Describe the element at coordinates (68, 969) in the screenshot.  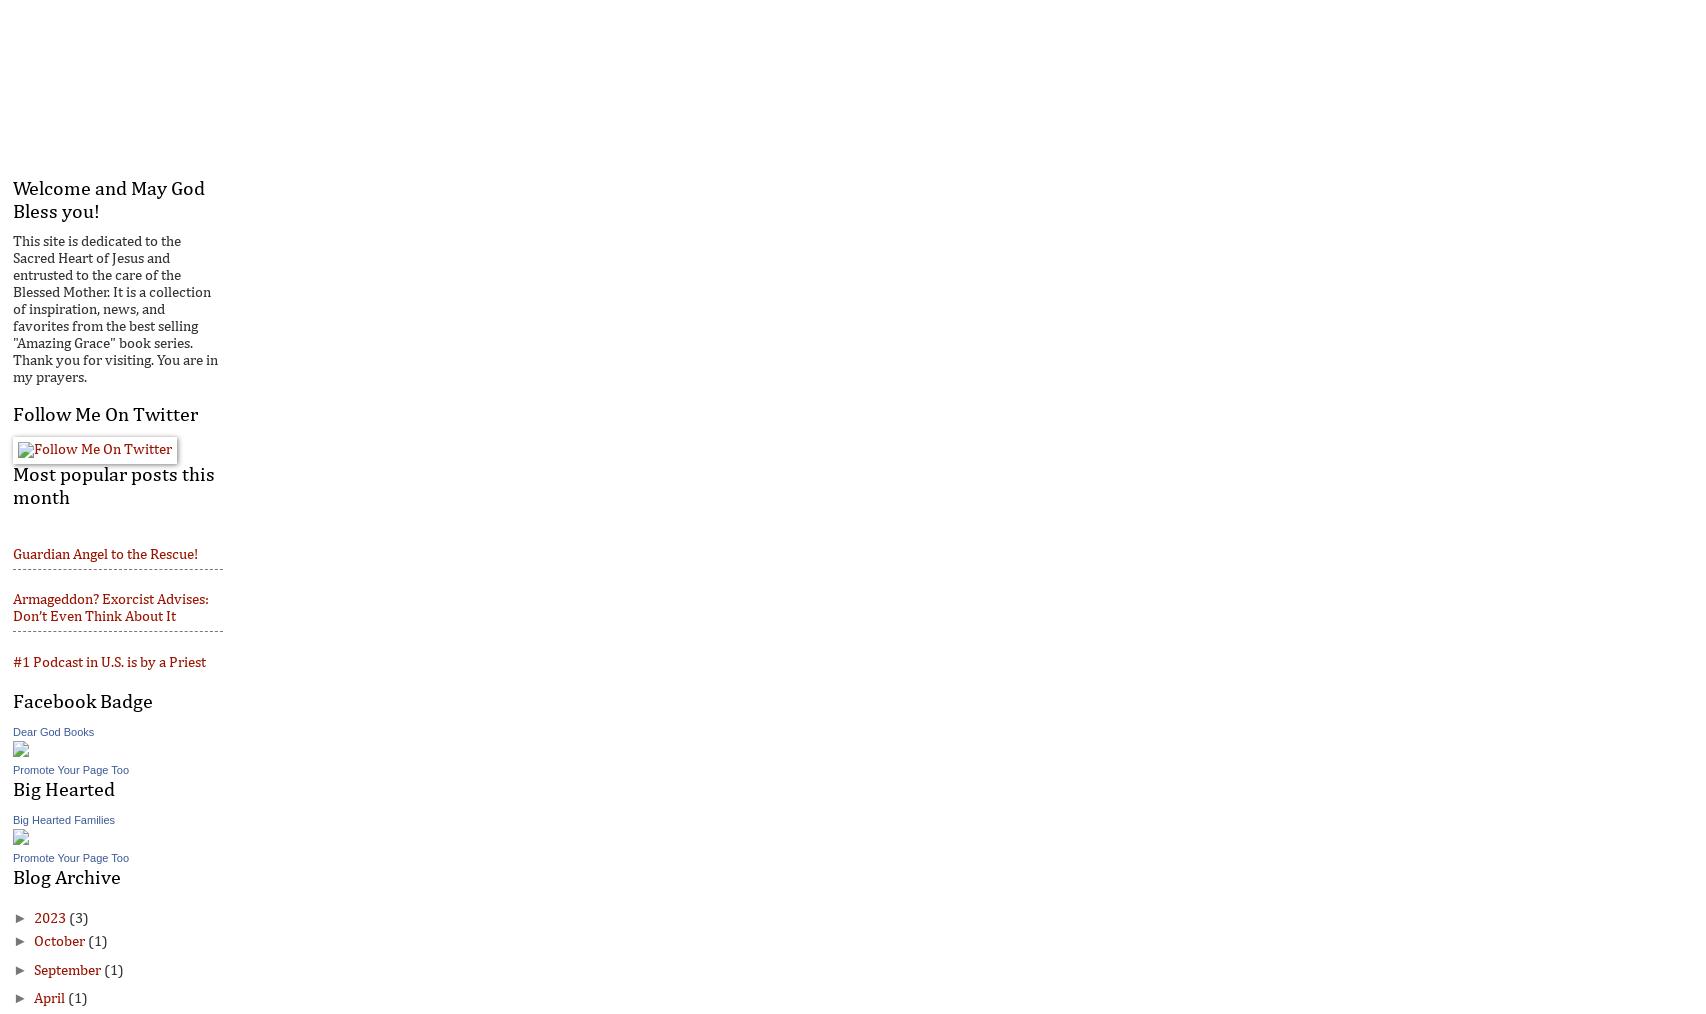
I see `'September'` at that location.